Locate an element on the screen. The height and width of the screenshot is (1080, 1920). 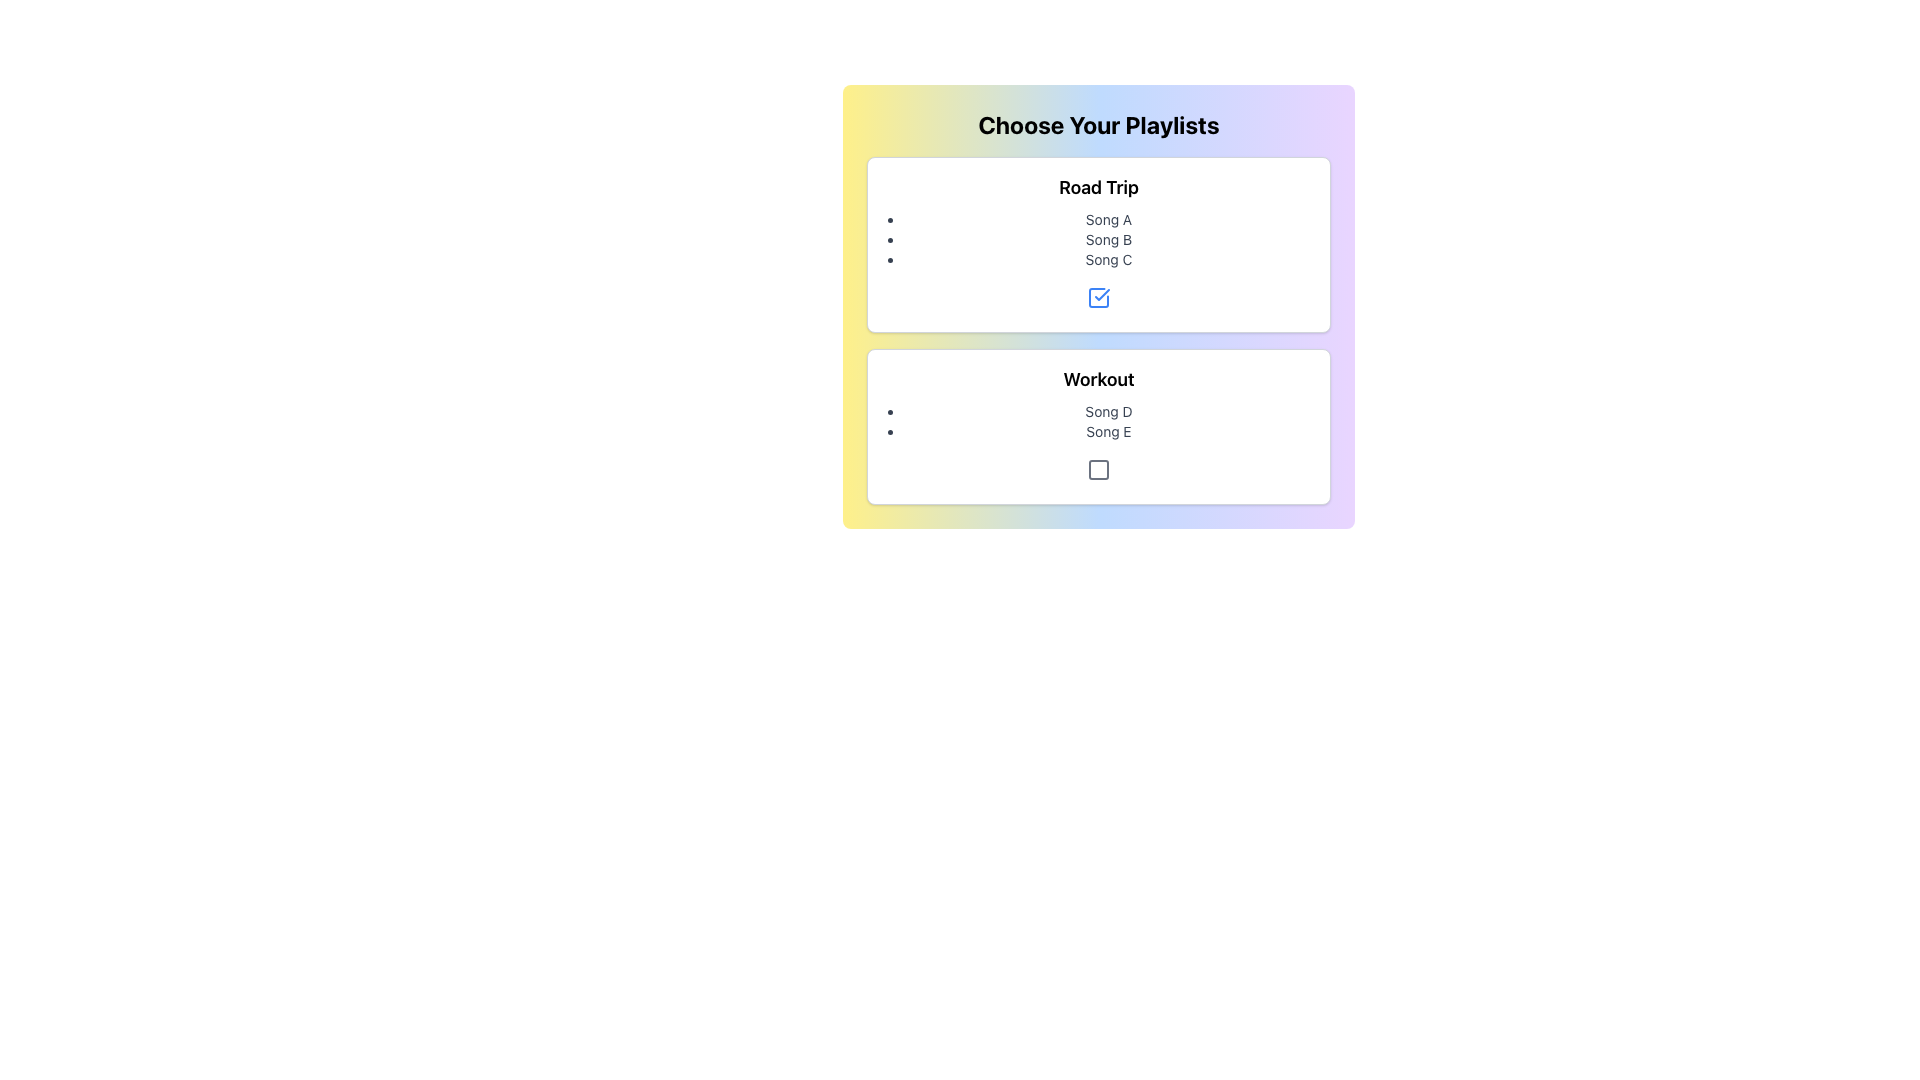
the Text label that identifies the second song in the 'Road Trip' playlist, located directly below 'Song A' and above 'Song C' is located at coordinates (1107, 238).